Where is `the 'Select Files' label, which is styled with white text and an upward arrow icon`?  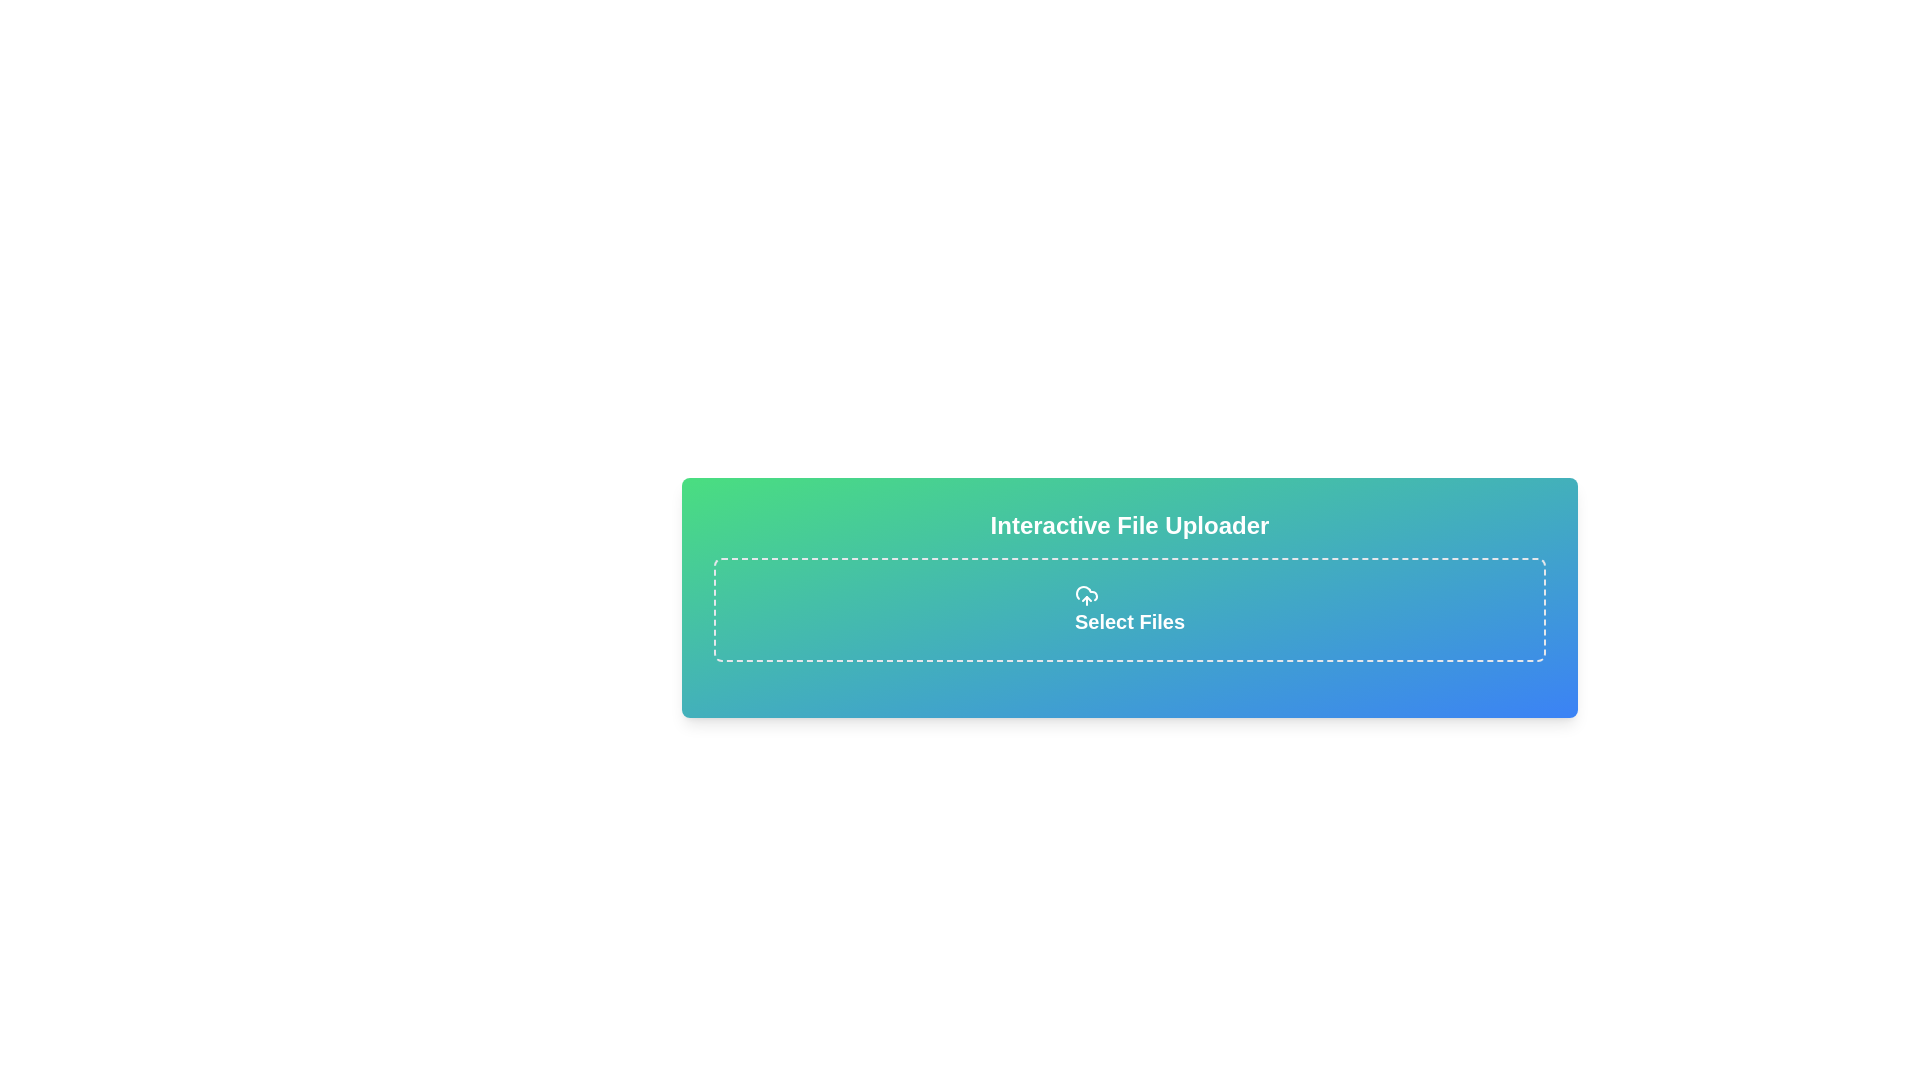 the 'Select Files' label, which is styled with white text and an upward arrow icon is located at coordinates (1129, 608).